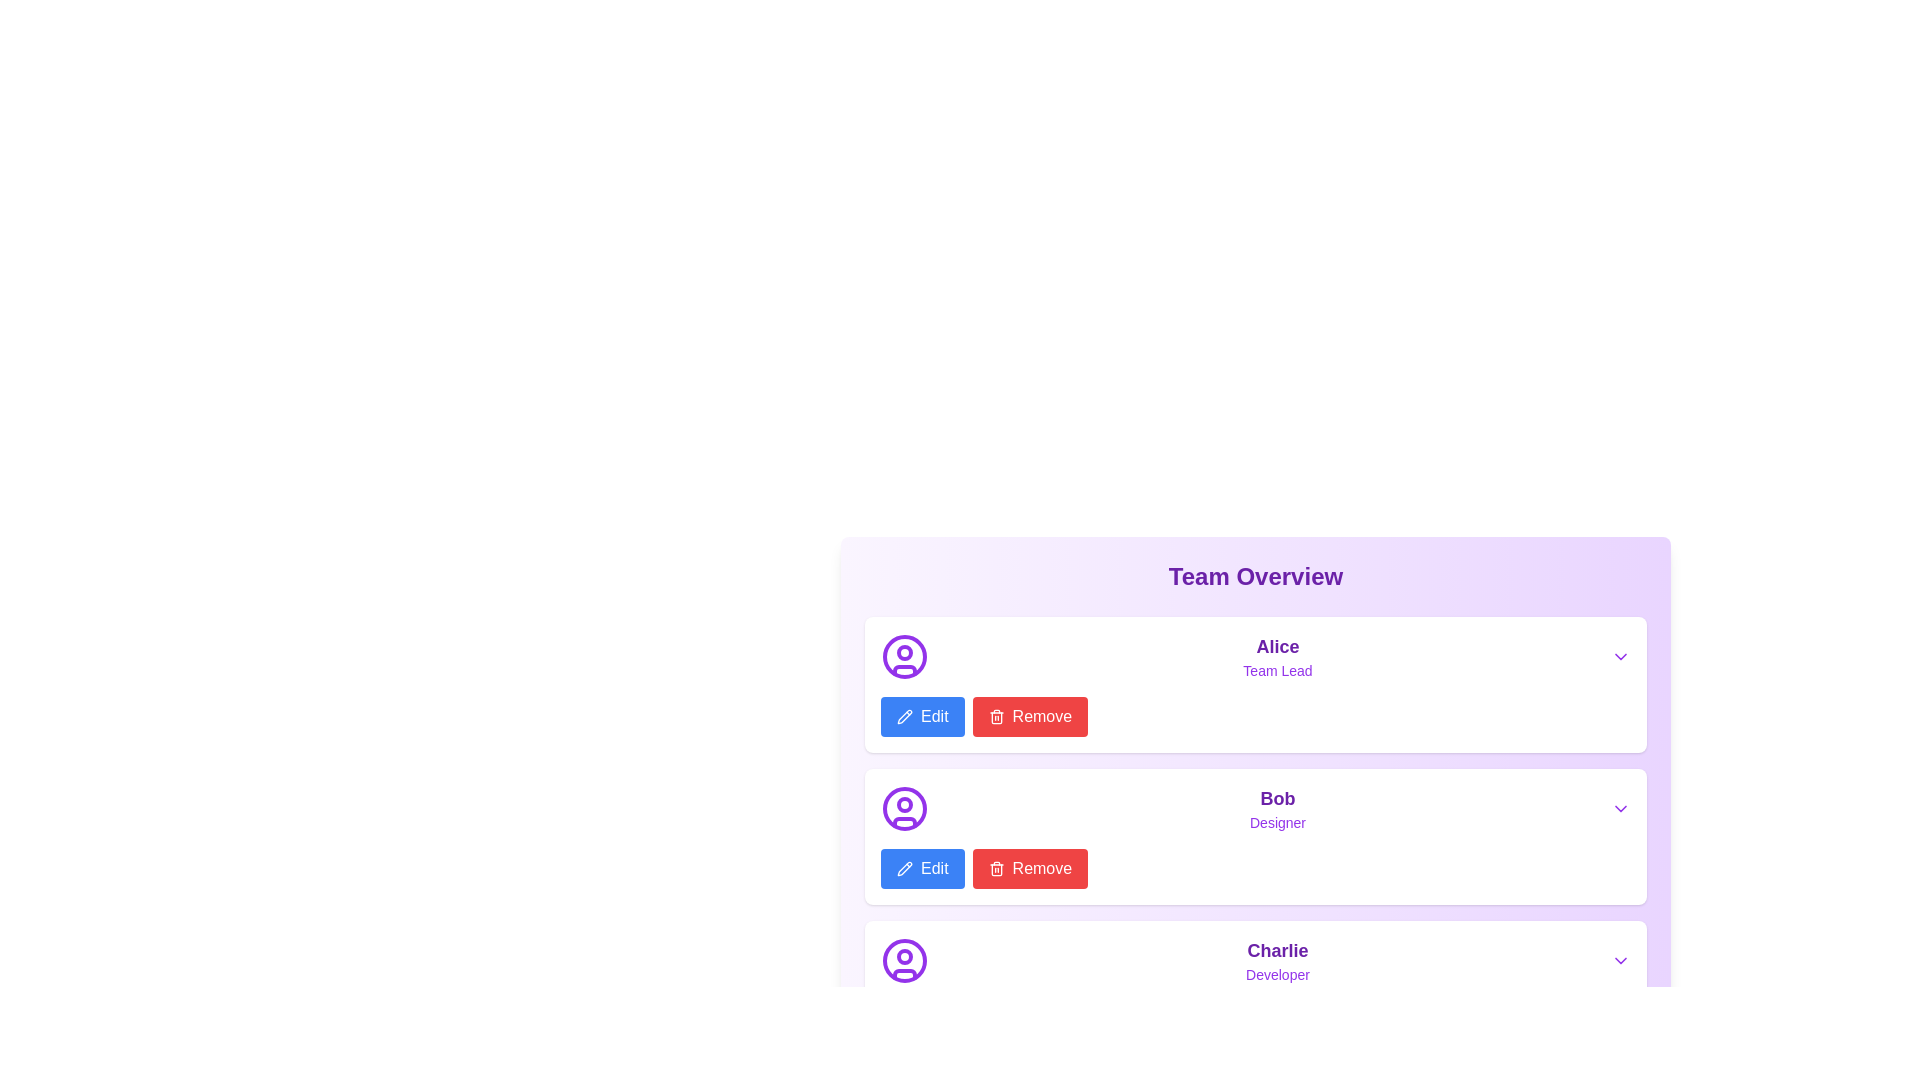 The image size is (1920, 1080). Describe the element at coordinates (996, 867) in the screenshot. I see `the 'Remove' button icon, which is the second interactive element in the 'Bob Designer' card of the 'Team Overview' section` at that location.